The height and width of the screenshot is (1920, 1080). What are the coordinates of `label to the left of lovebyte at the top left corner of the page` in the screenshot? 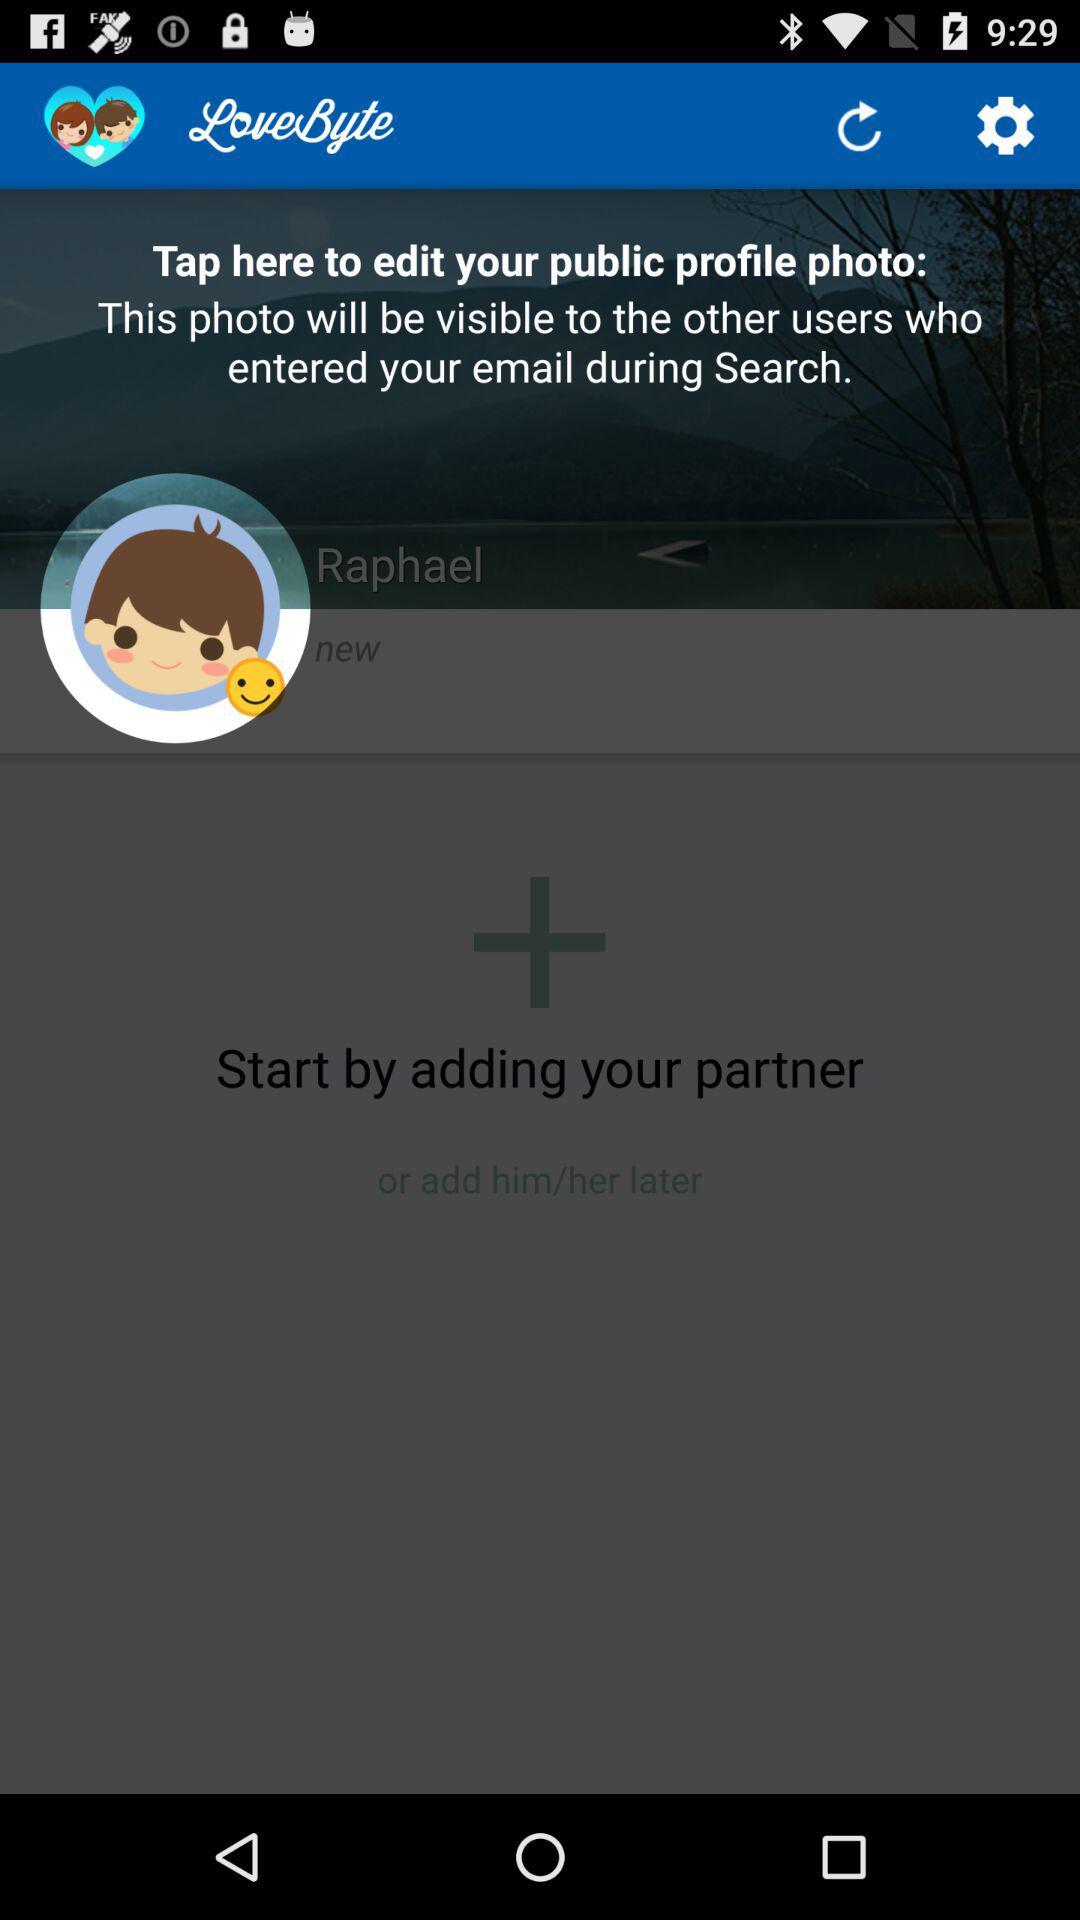 It's located at (94, 125).